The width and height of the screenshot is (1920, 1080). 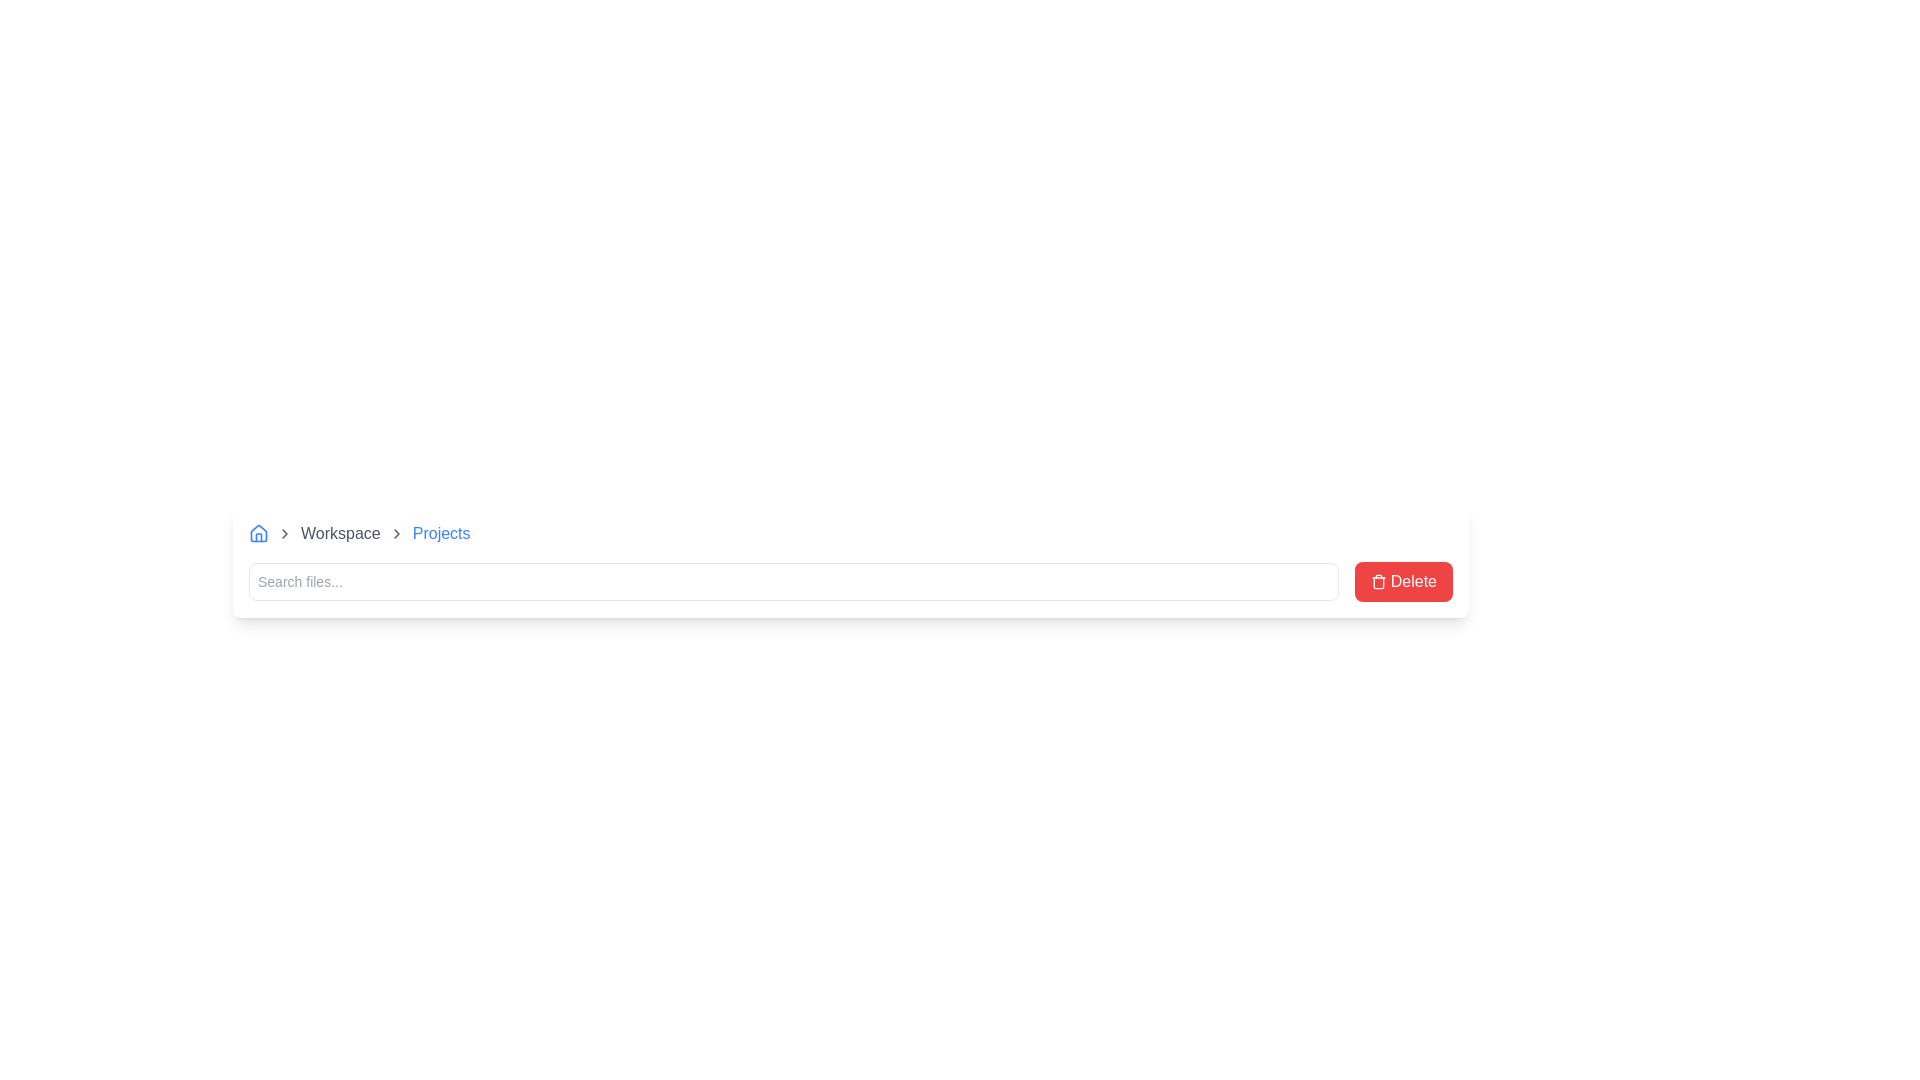 I want to click on the text element displaying 'Workspace' in the breadcrumb navigation to change its color from gray to blue, so click(x=340, y=532).